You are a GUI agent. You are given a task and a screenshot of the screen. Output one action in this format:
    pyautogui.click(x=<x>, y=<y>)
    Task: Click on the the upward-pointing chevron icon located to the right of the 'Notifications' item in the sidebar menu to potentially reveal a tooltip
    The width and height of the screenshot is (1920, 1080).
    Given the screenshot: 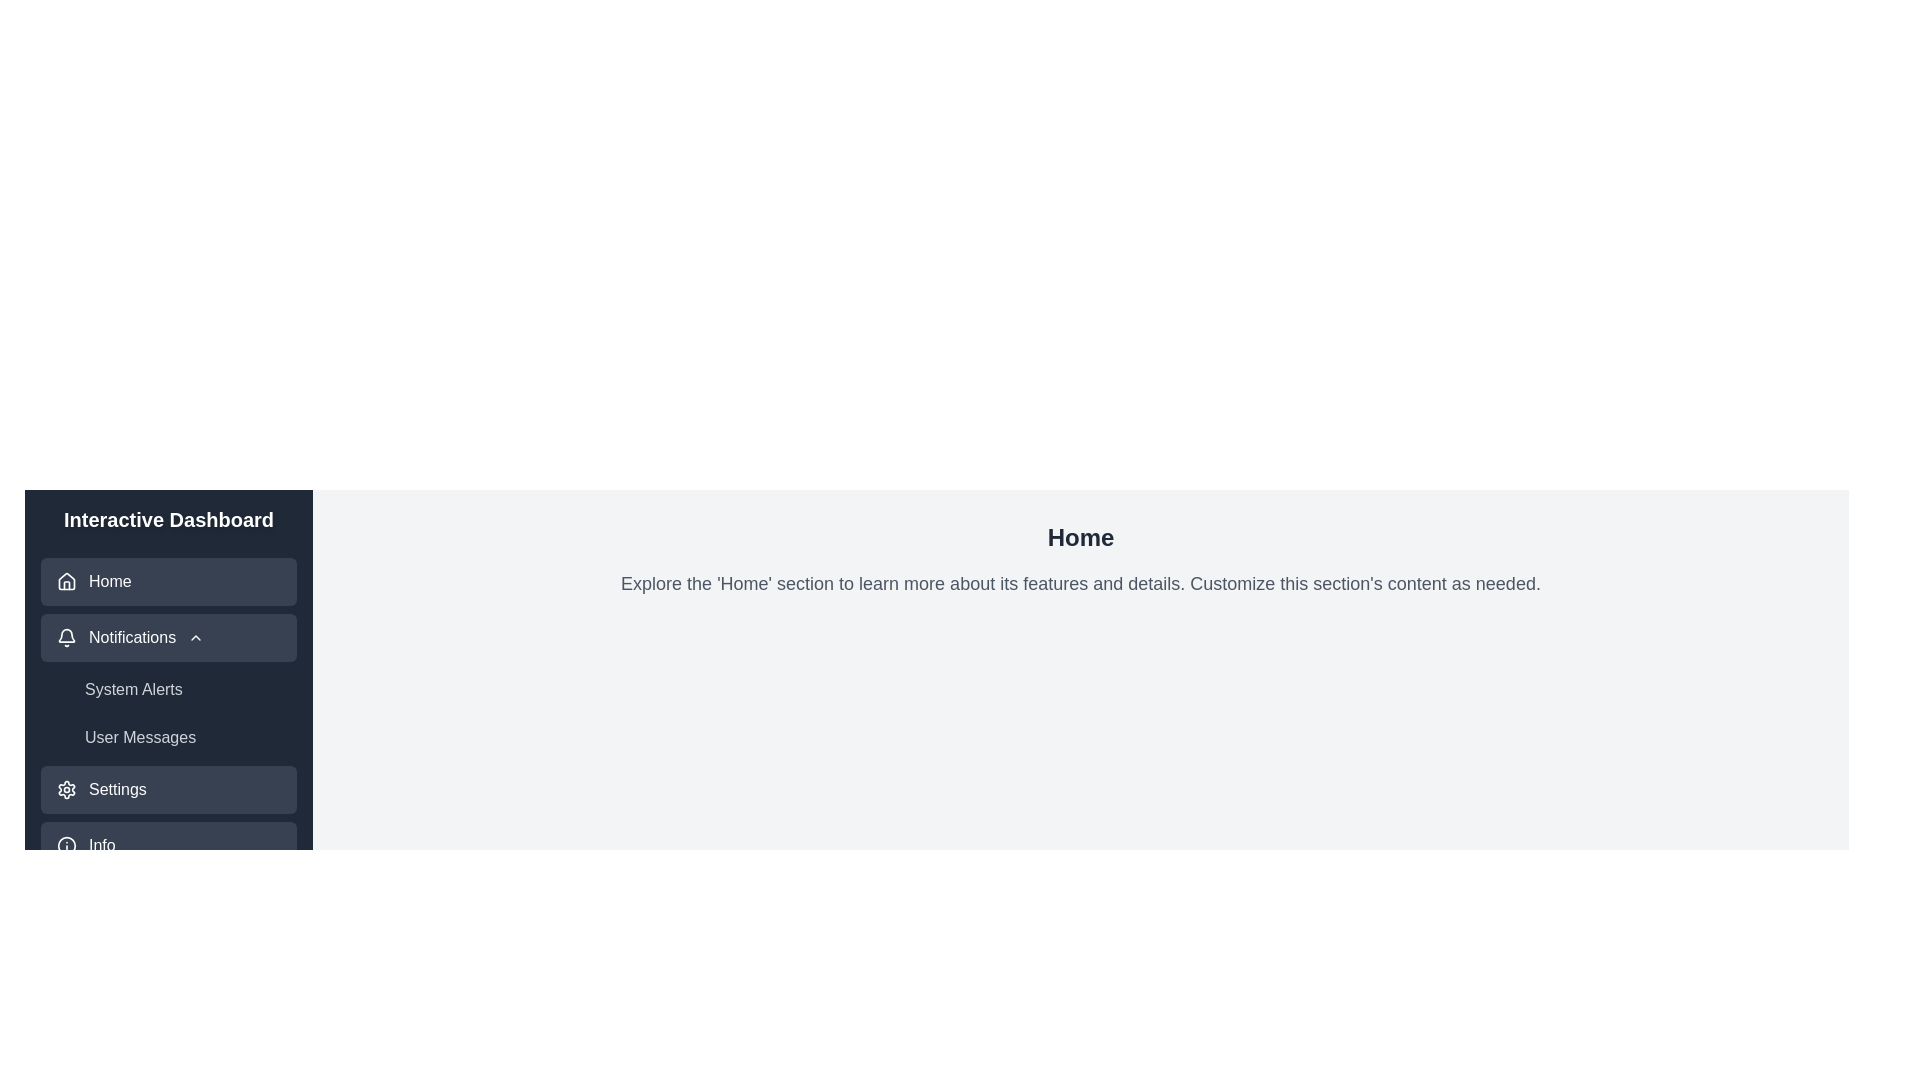 What is the action you would take?
    pyautogui.click(x=196, y=637)
    